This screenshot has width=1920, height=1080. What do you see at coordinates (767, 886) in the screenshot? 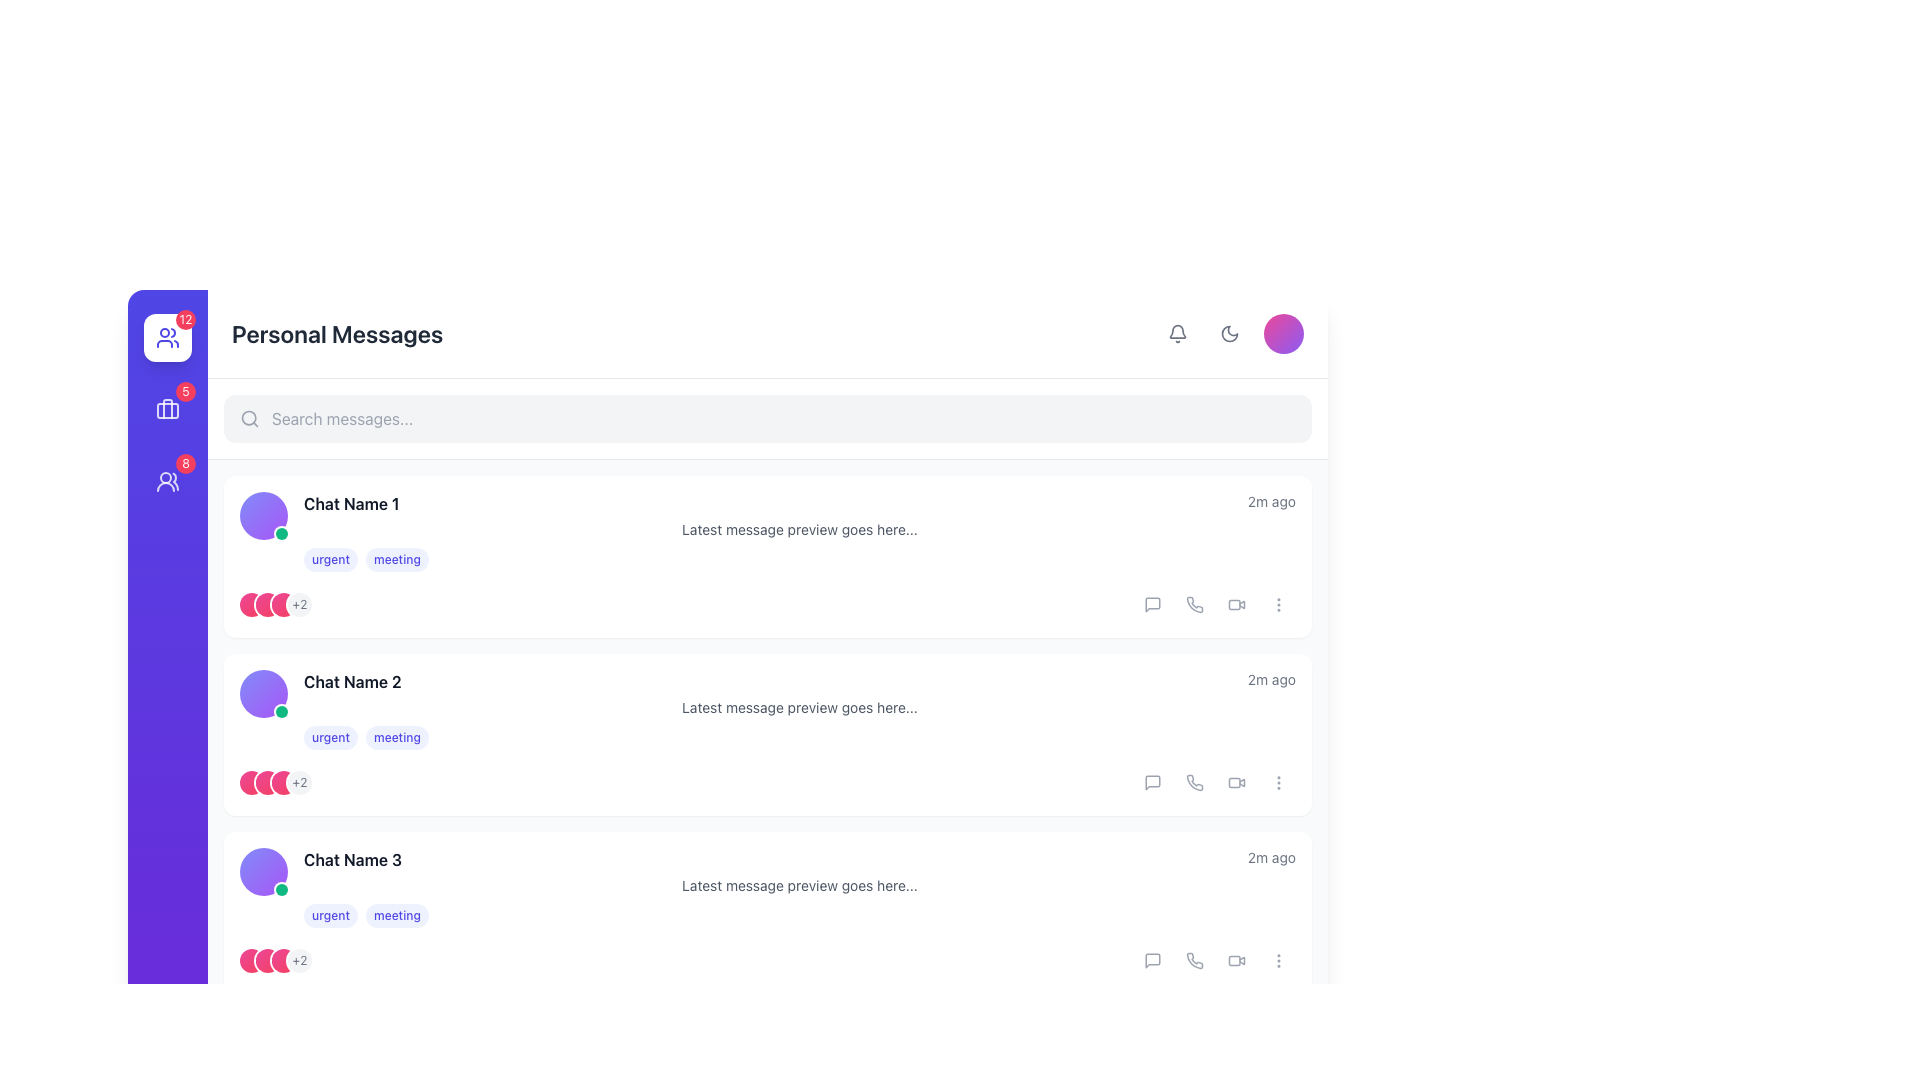
I see `the third list item element` at bounding box center [767, 886].